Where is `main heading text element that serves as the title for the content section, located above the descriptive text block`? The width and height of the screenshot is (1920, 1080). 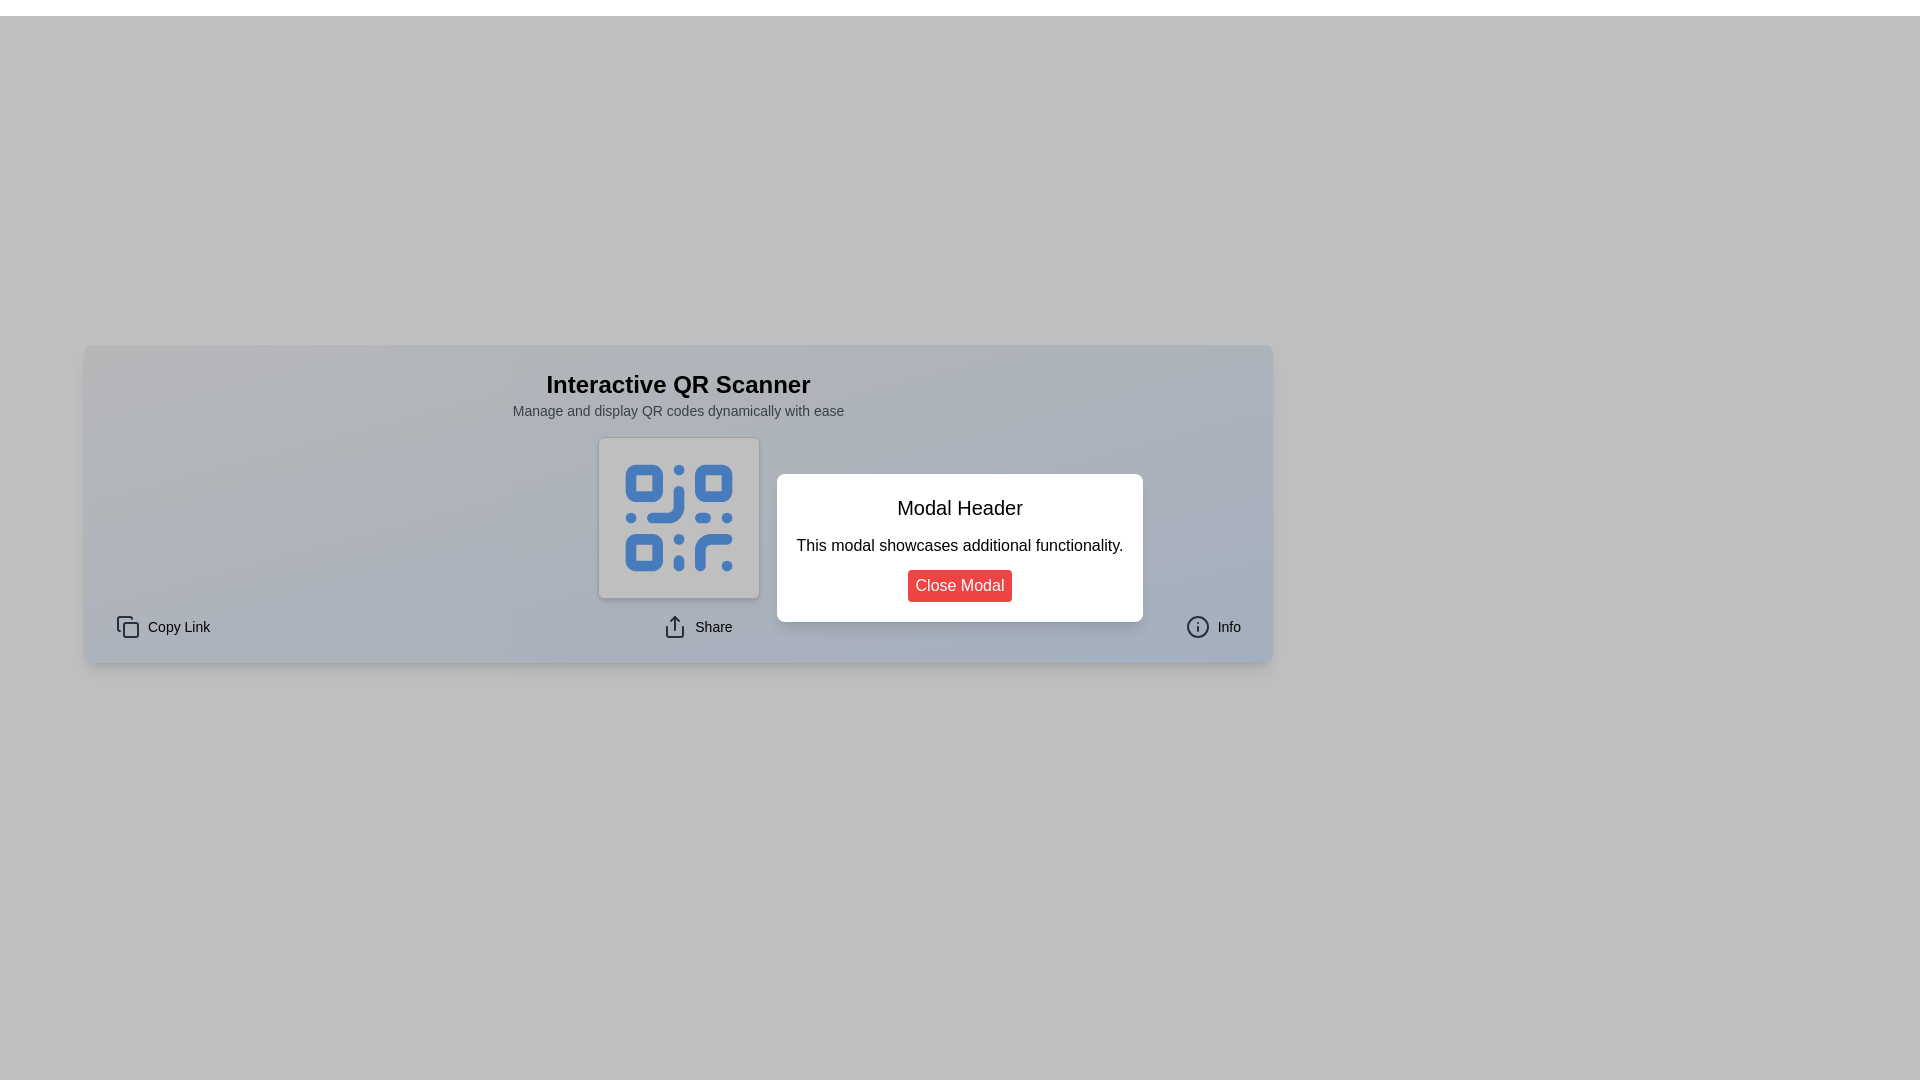
main heading text element that serves as the title for the content section, located above the descriptive text block is located at coordinates (678, 385).